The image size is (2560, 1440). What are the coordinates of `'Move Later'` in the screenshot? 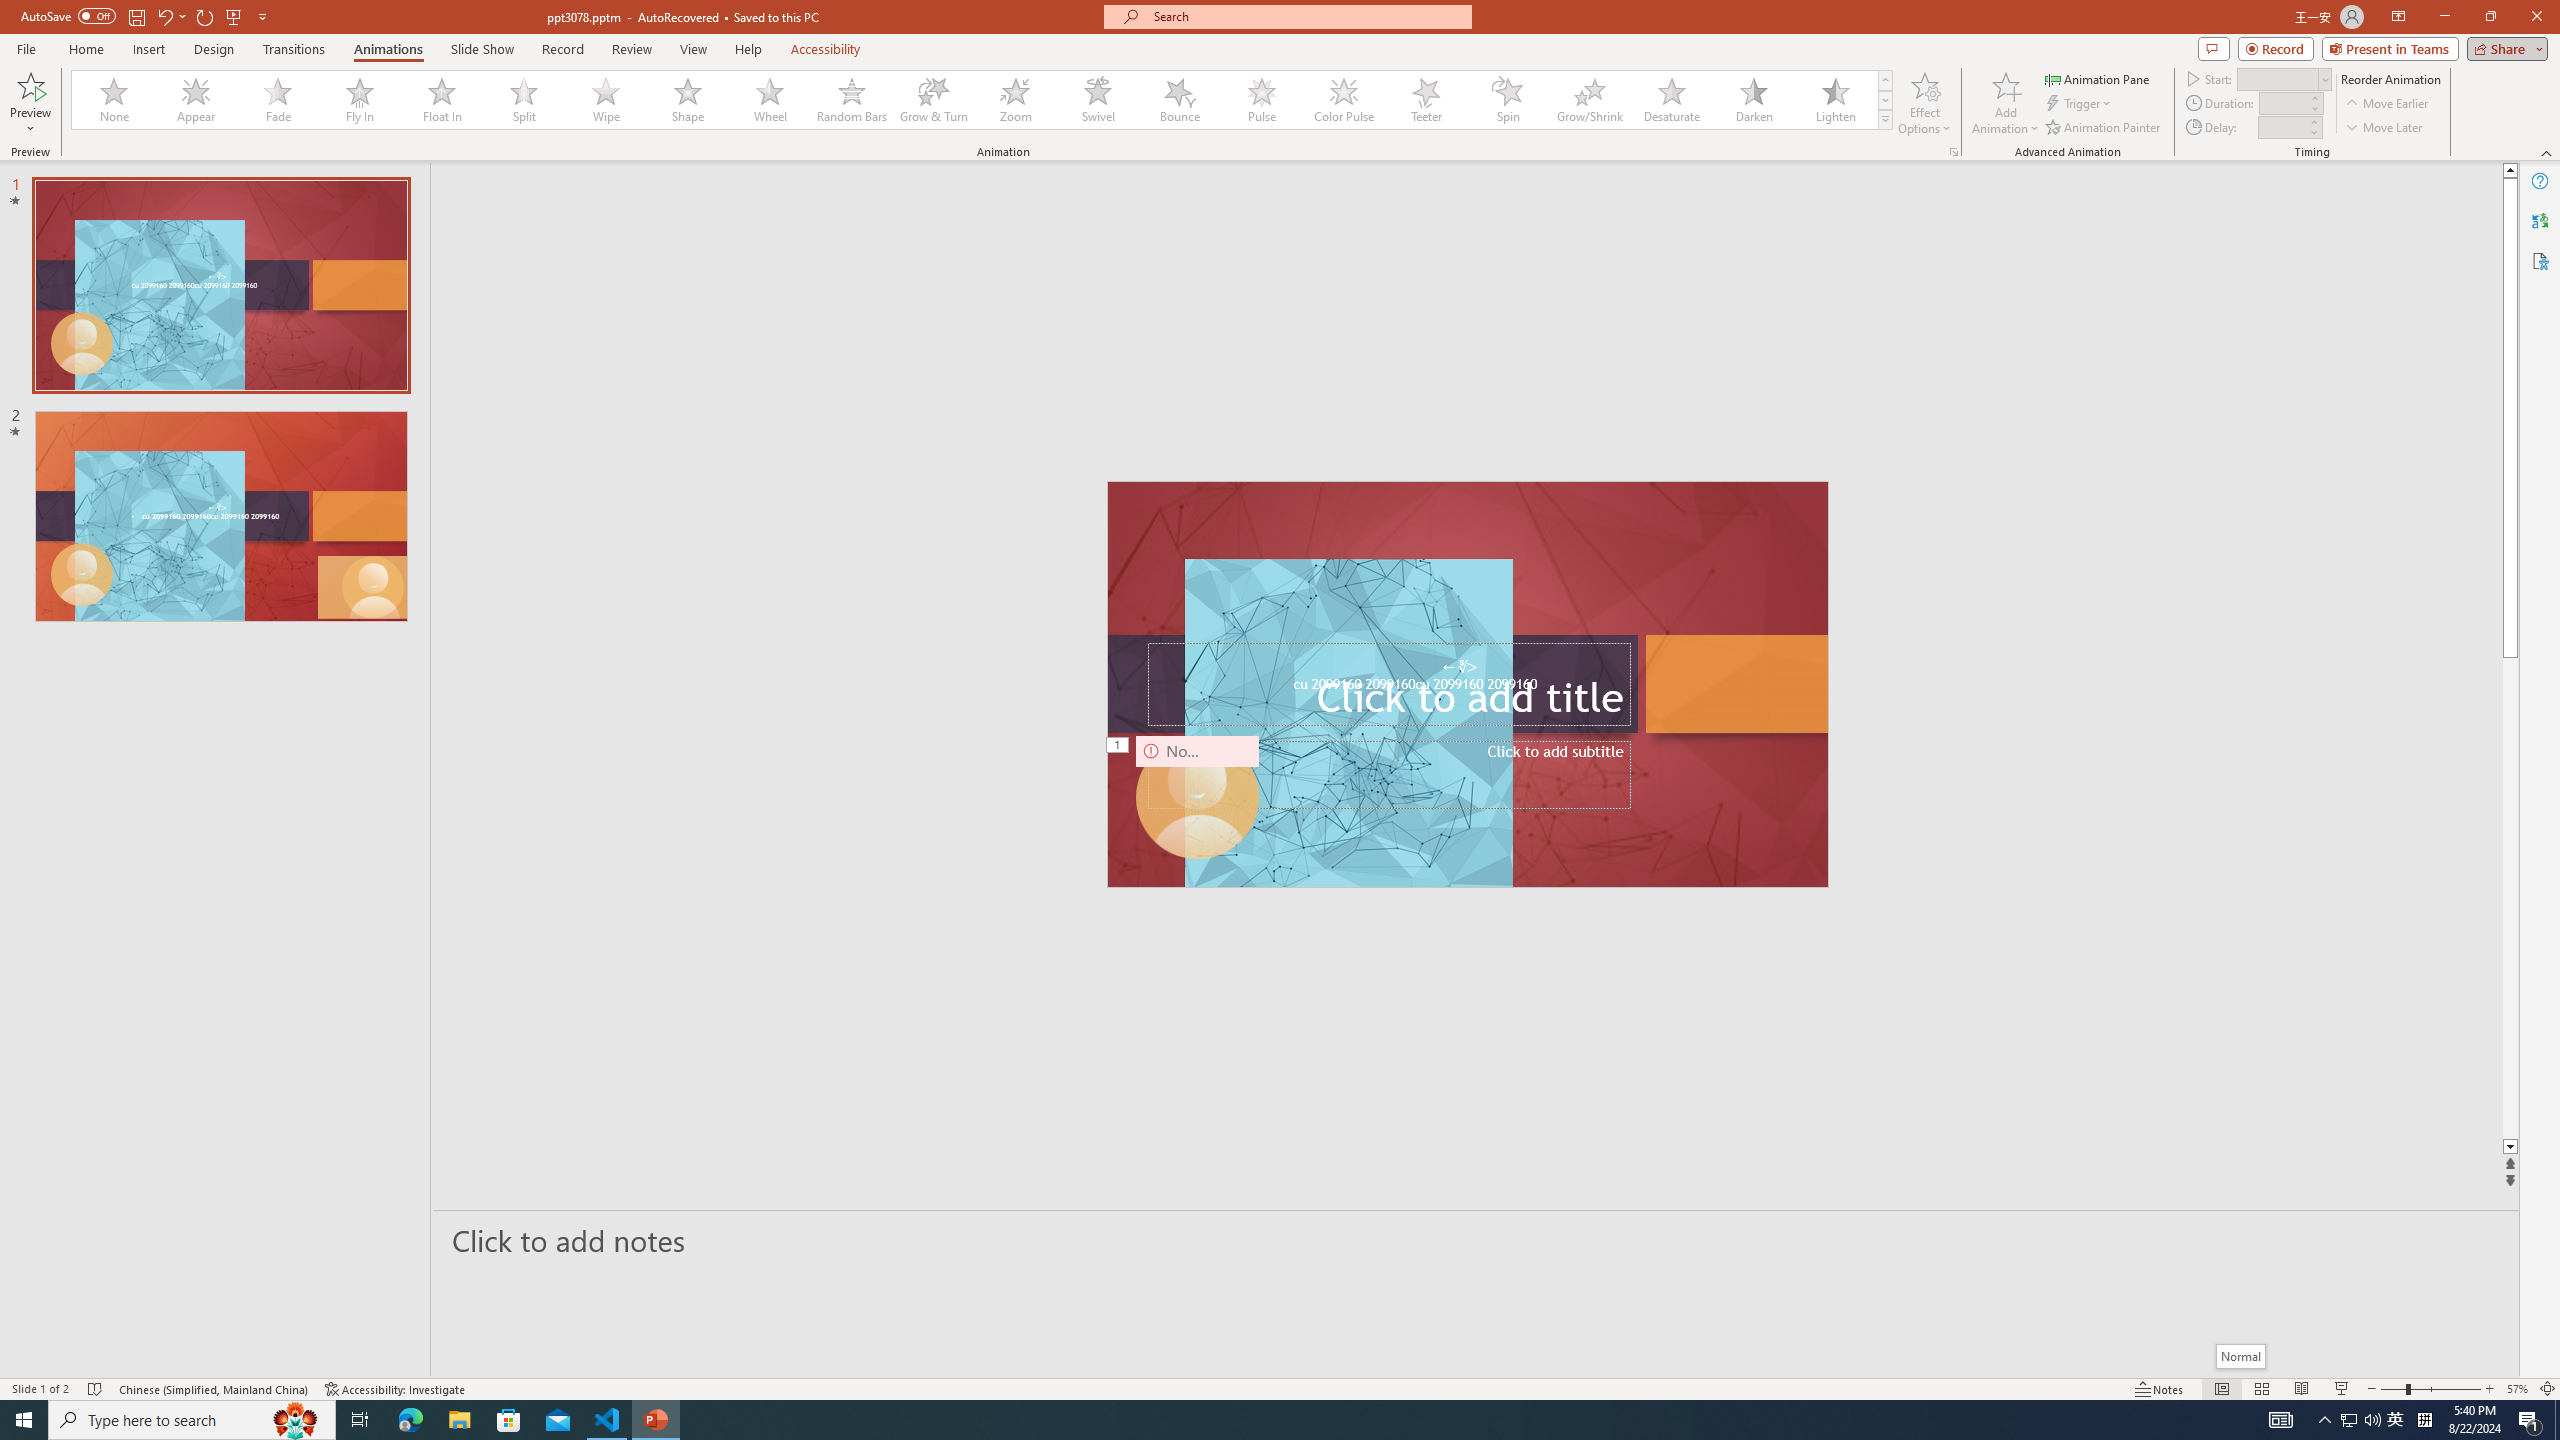 It's located at (2384, 127).